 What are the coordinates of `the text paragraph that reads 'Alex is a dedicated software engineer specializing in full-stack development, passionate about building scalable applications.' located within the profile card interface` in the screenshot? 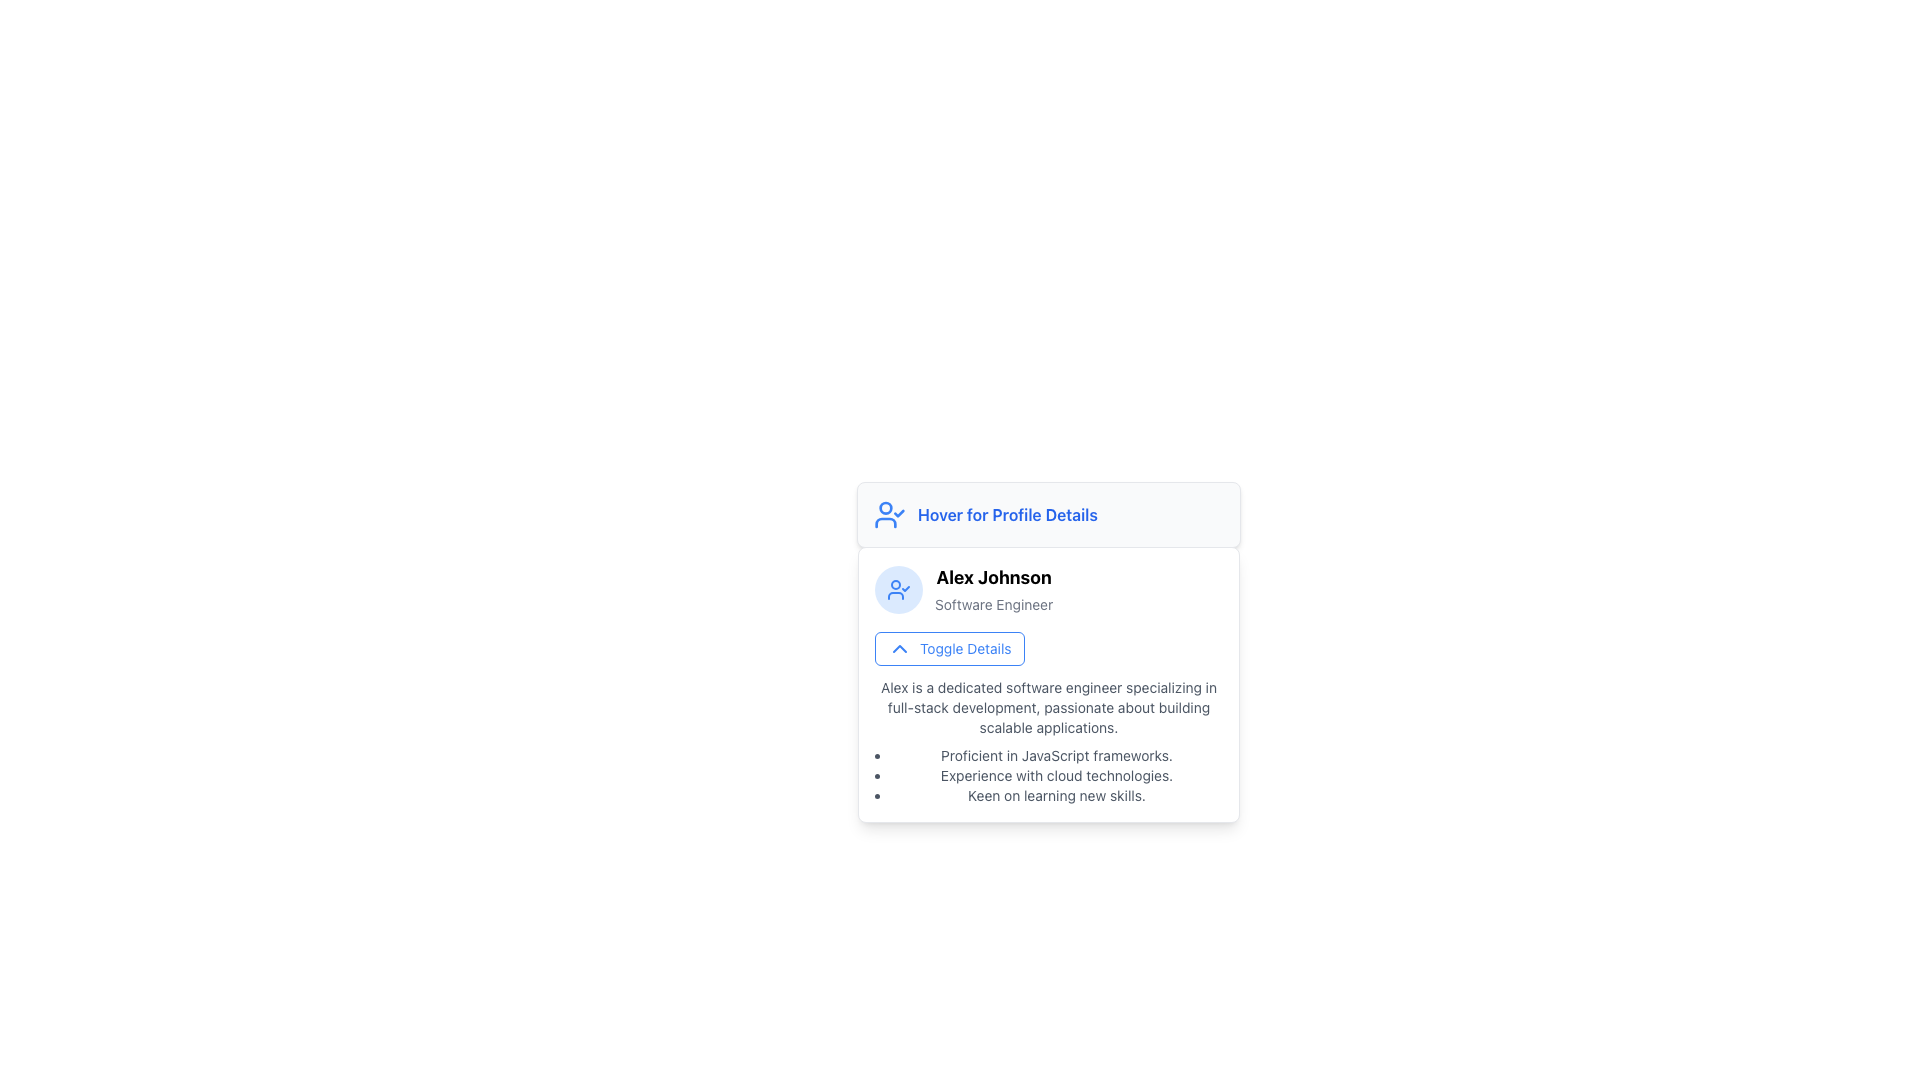 It's located at (1048, 707).